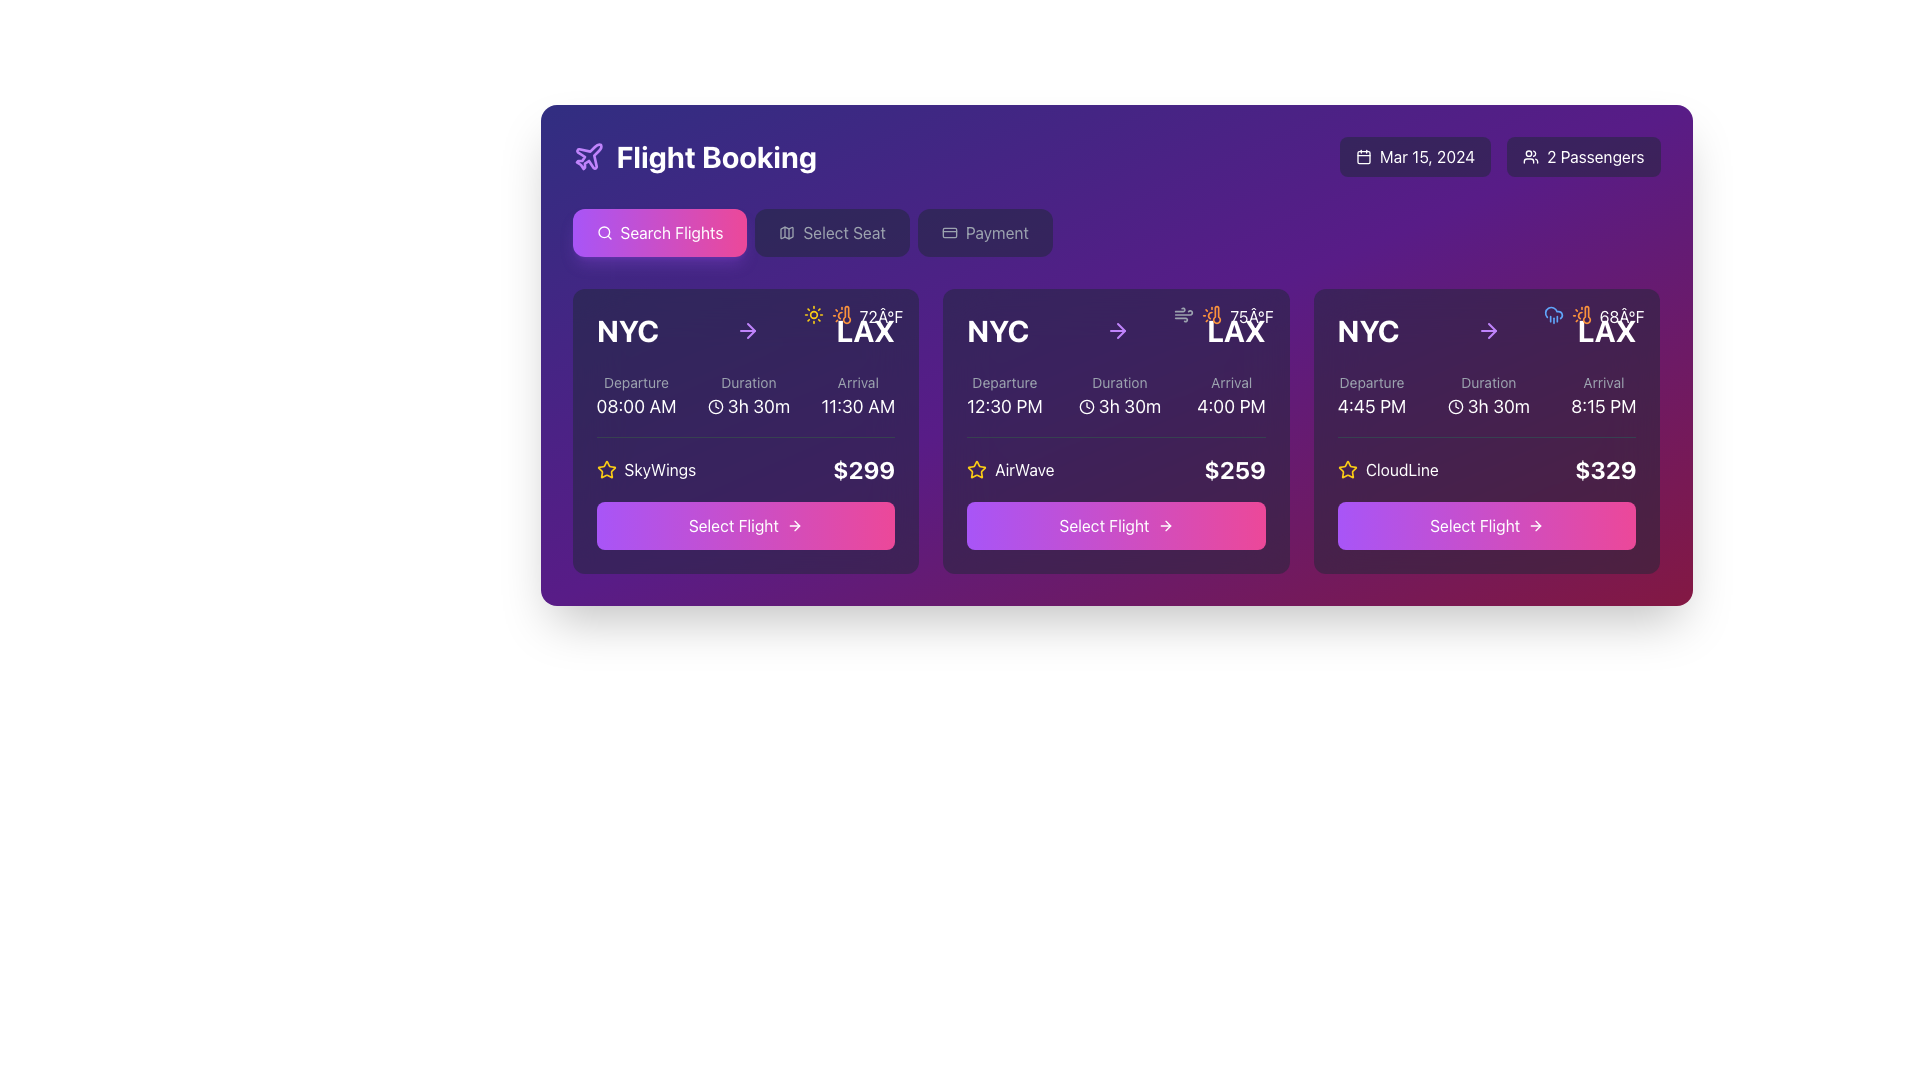 This screenshot has height=1080, width=1920. What do you see at coordinates (1622, 315) in the screenshot?
I see `the temperature display element located in the top-right area of the rightmost flight information card, adjacent to the LAX label` at bounding box center [1622, 315].